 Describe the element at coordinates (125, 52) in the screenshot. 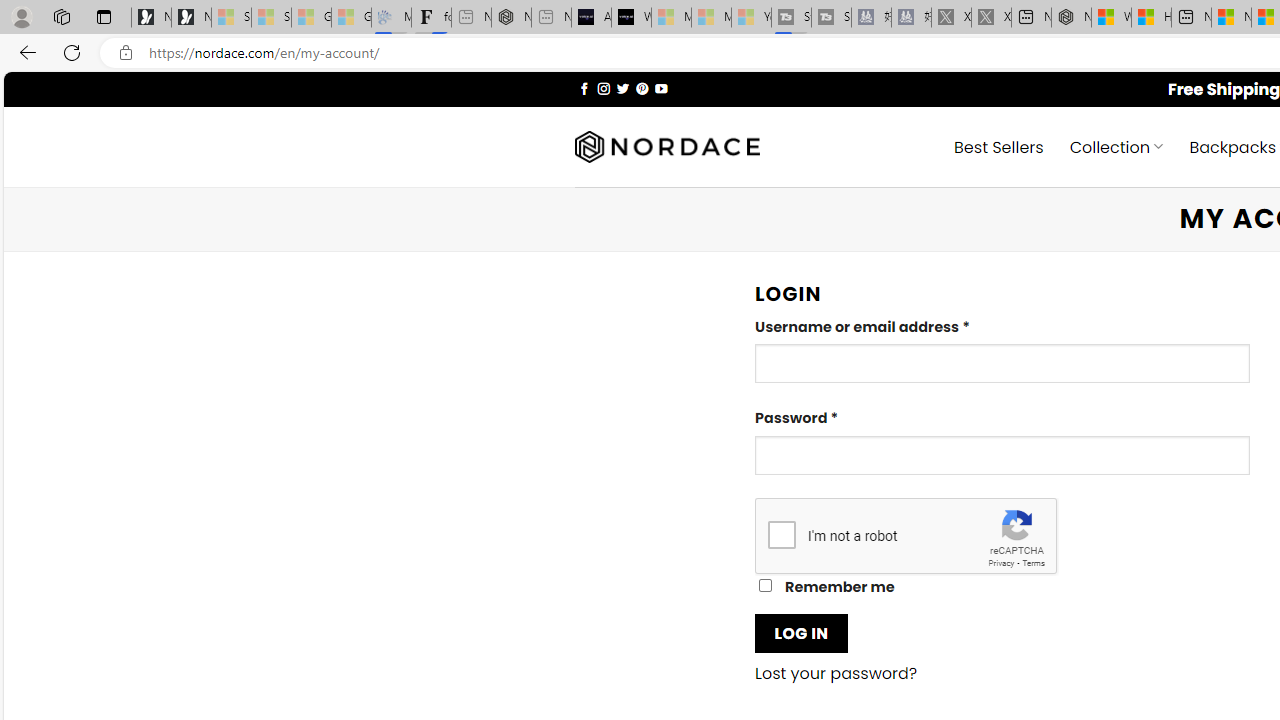

I see `'View site information'` at that location.